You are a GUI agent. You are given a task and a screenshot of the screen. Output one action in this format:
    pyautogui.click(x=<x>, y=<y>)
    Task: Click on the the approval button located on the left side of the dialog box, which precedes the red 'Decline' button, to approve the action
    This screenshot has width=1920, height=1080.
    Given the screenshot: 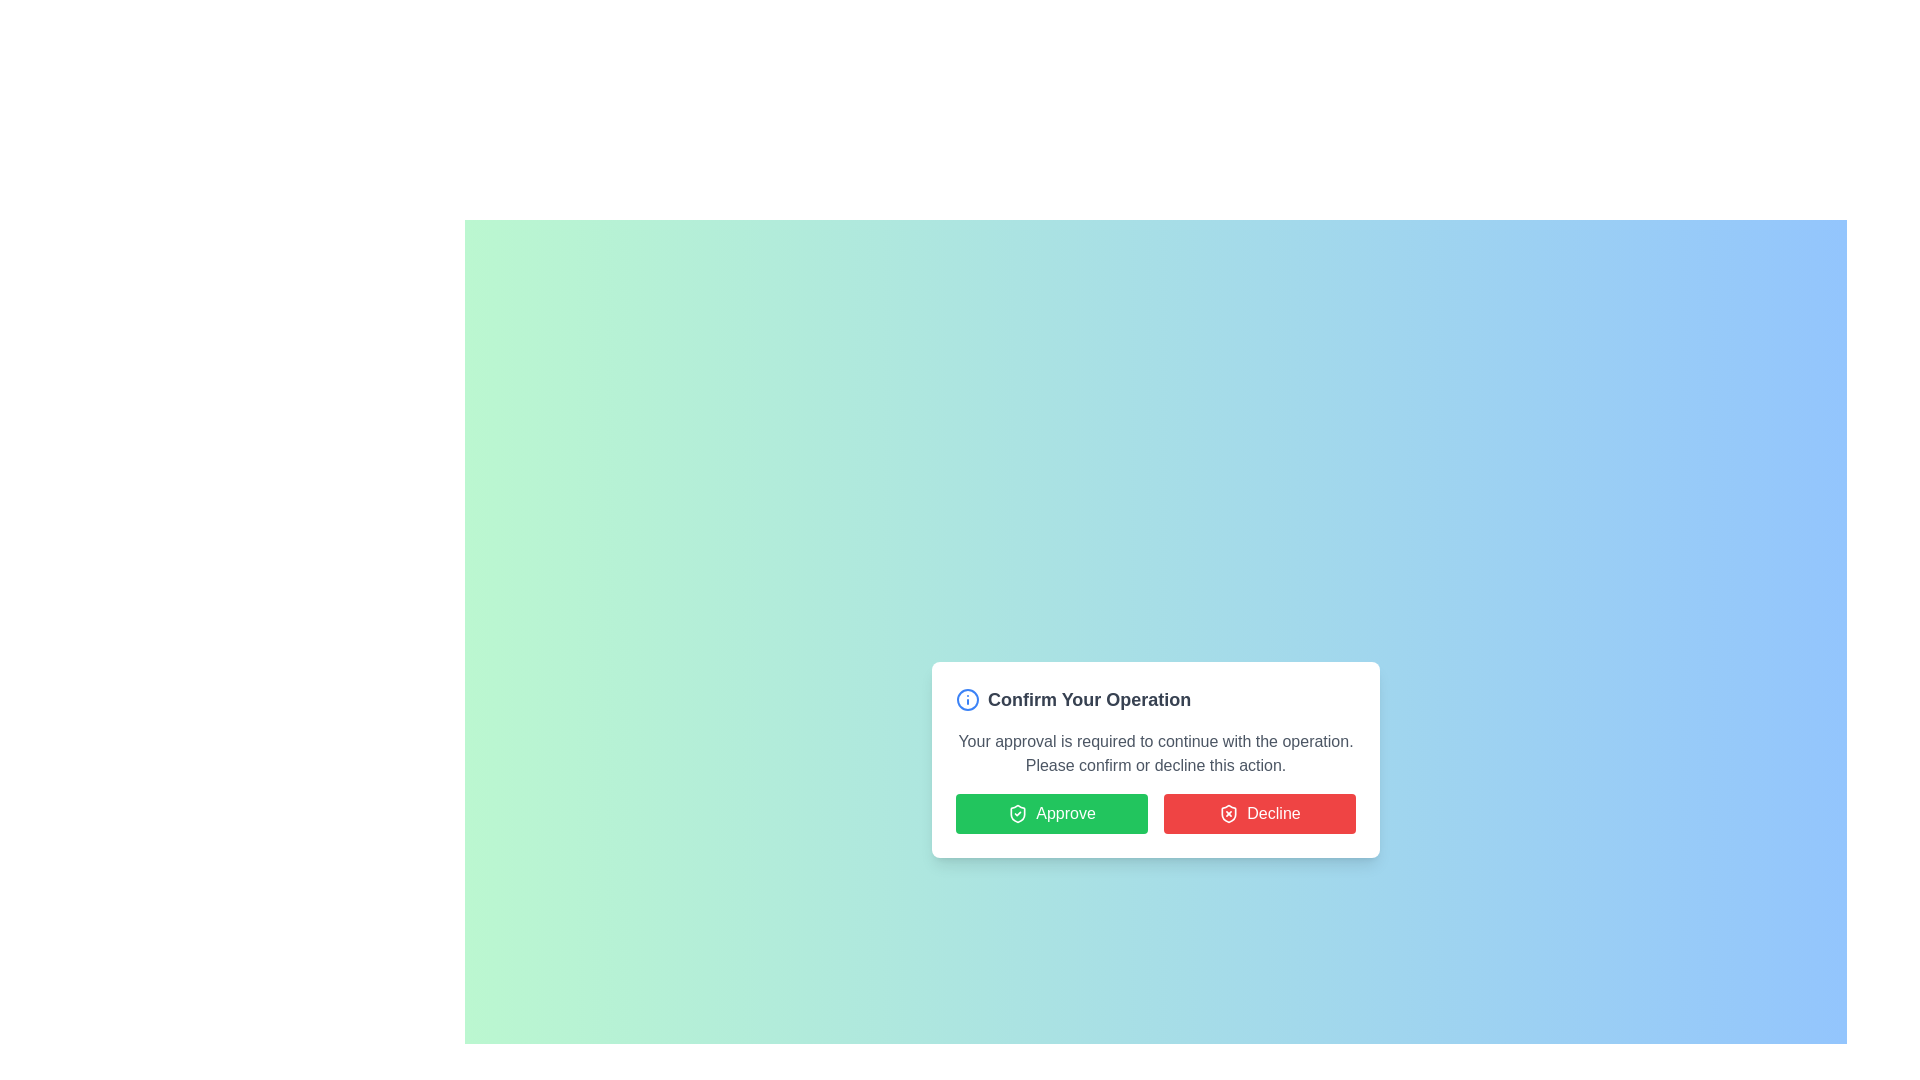 What is the action you would take?
    pyautogui.click(x=1050, y=813)
    